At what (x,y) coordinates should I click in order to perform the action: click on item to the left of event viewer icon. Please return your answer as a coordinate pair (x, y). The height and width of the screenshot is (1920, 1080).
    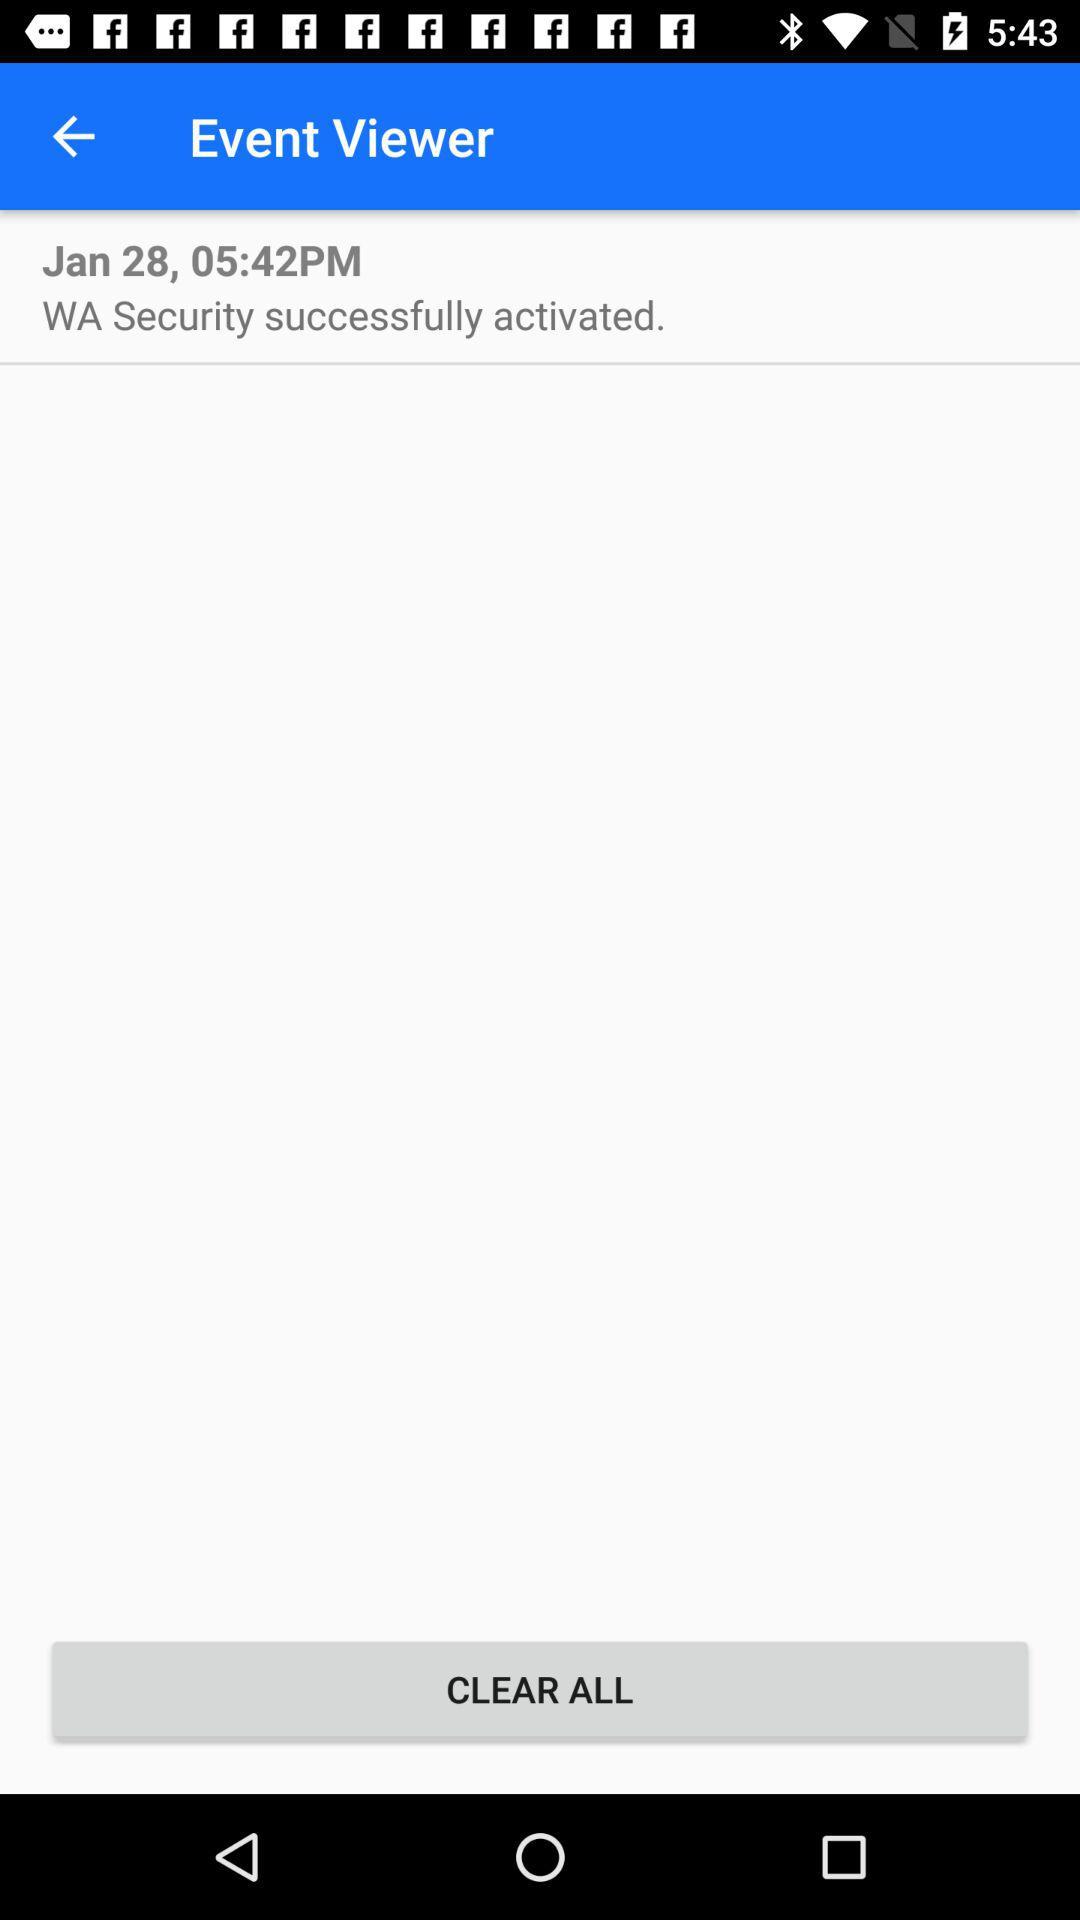
    Looking at the image, I should click on (72, 135).